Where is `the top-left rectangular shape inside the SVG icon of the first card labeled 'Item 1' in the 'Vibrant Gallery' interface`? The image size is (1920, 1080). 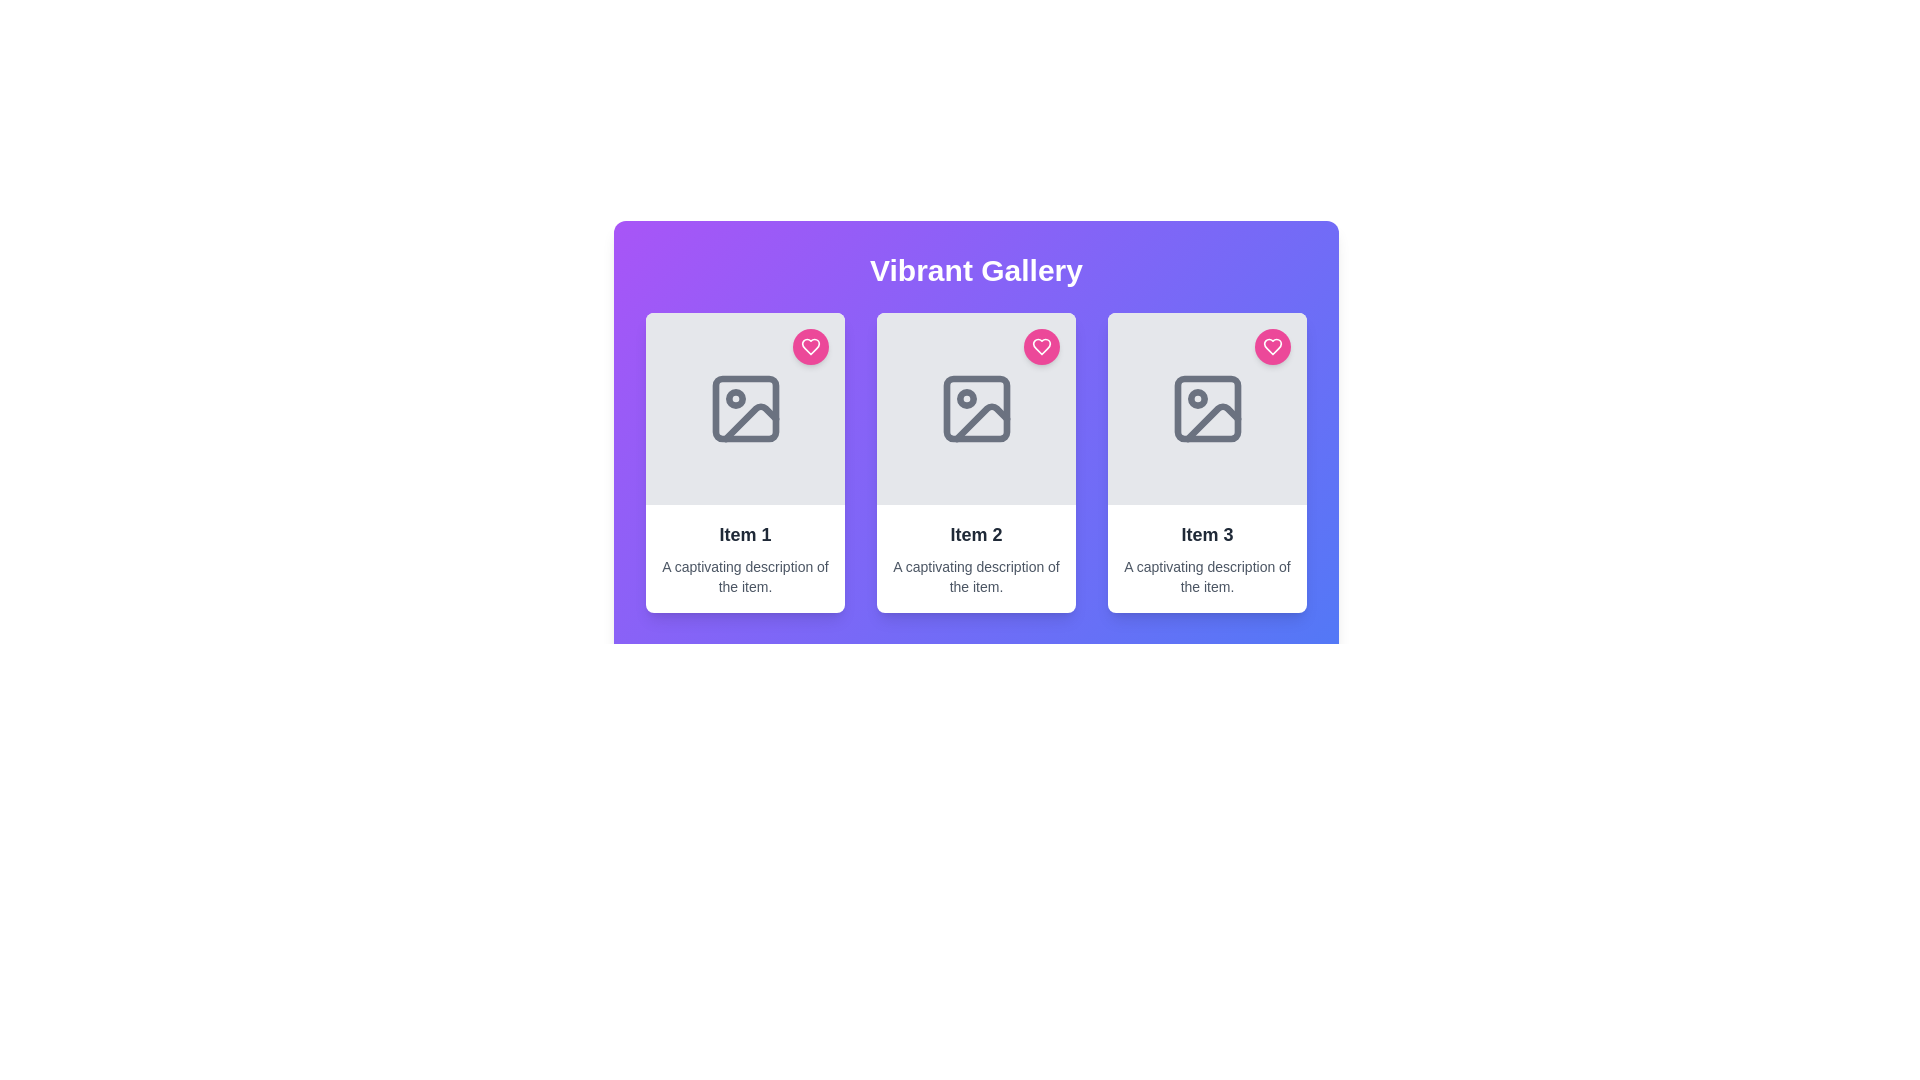 the top-left rectangular shape inside the SVG icon of the first card labeled 'Item 1' in the 'Vibrant Gallery' interface is located at coordinates (744, 407).